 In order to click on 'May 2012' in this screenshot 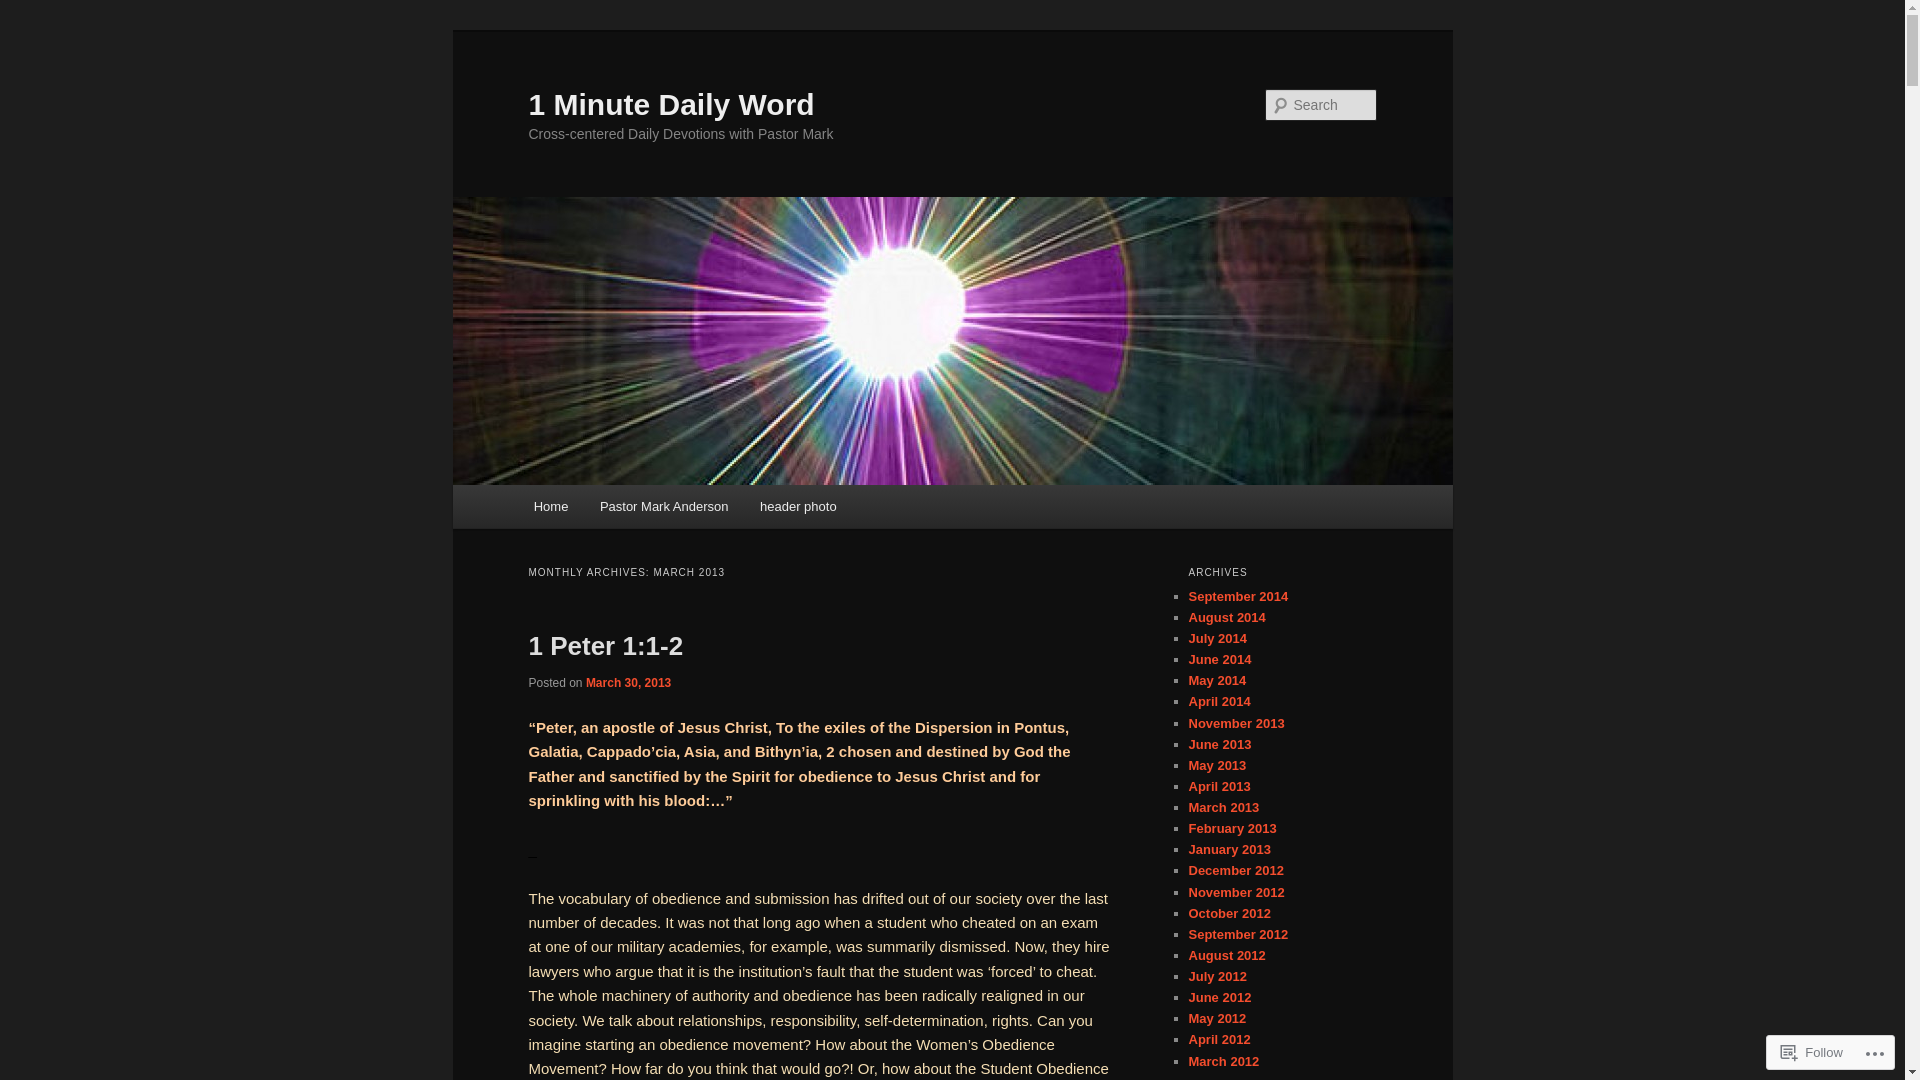, I will do `click(1188, 1018)`.